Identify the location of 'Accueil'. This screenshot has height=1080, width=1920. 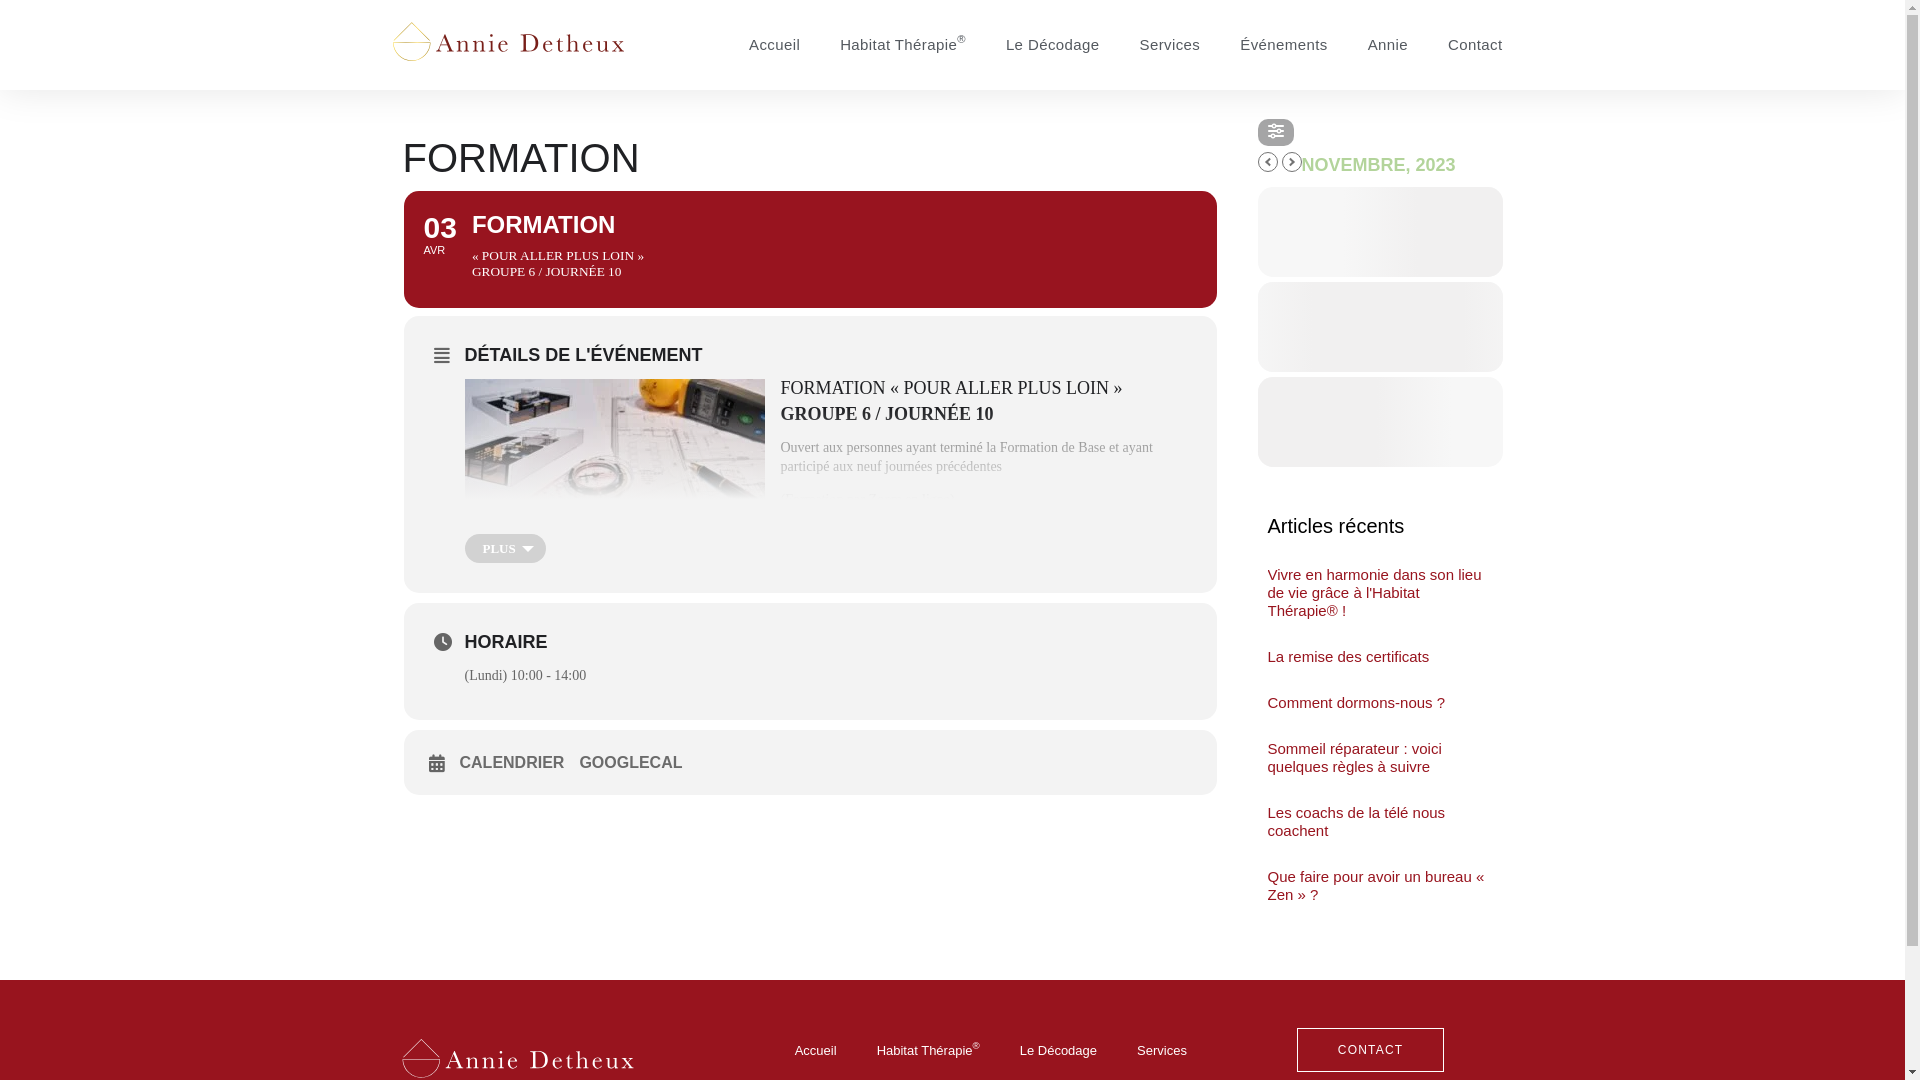
(816, 1049).